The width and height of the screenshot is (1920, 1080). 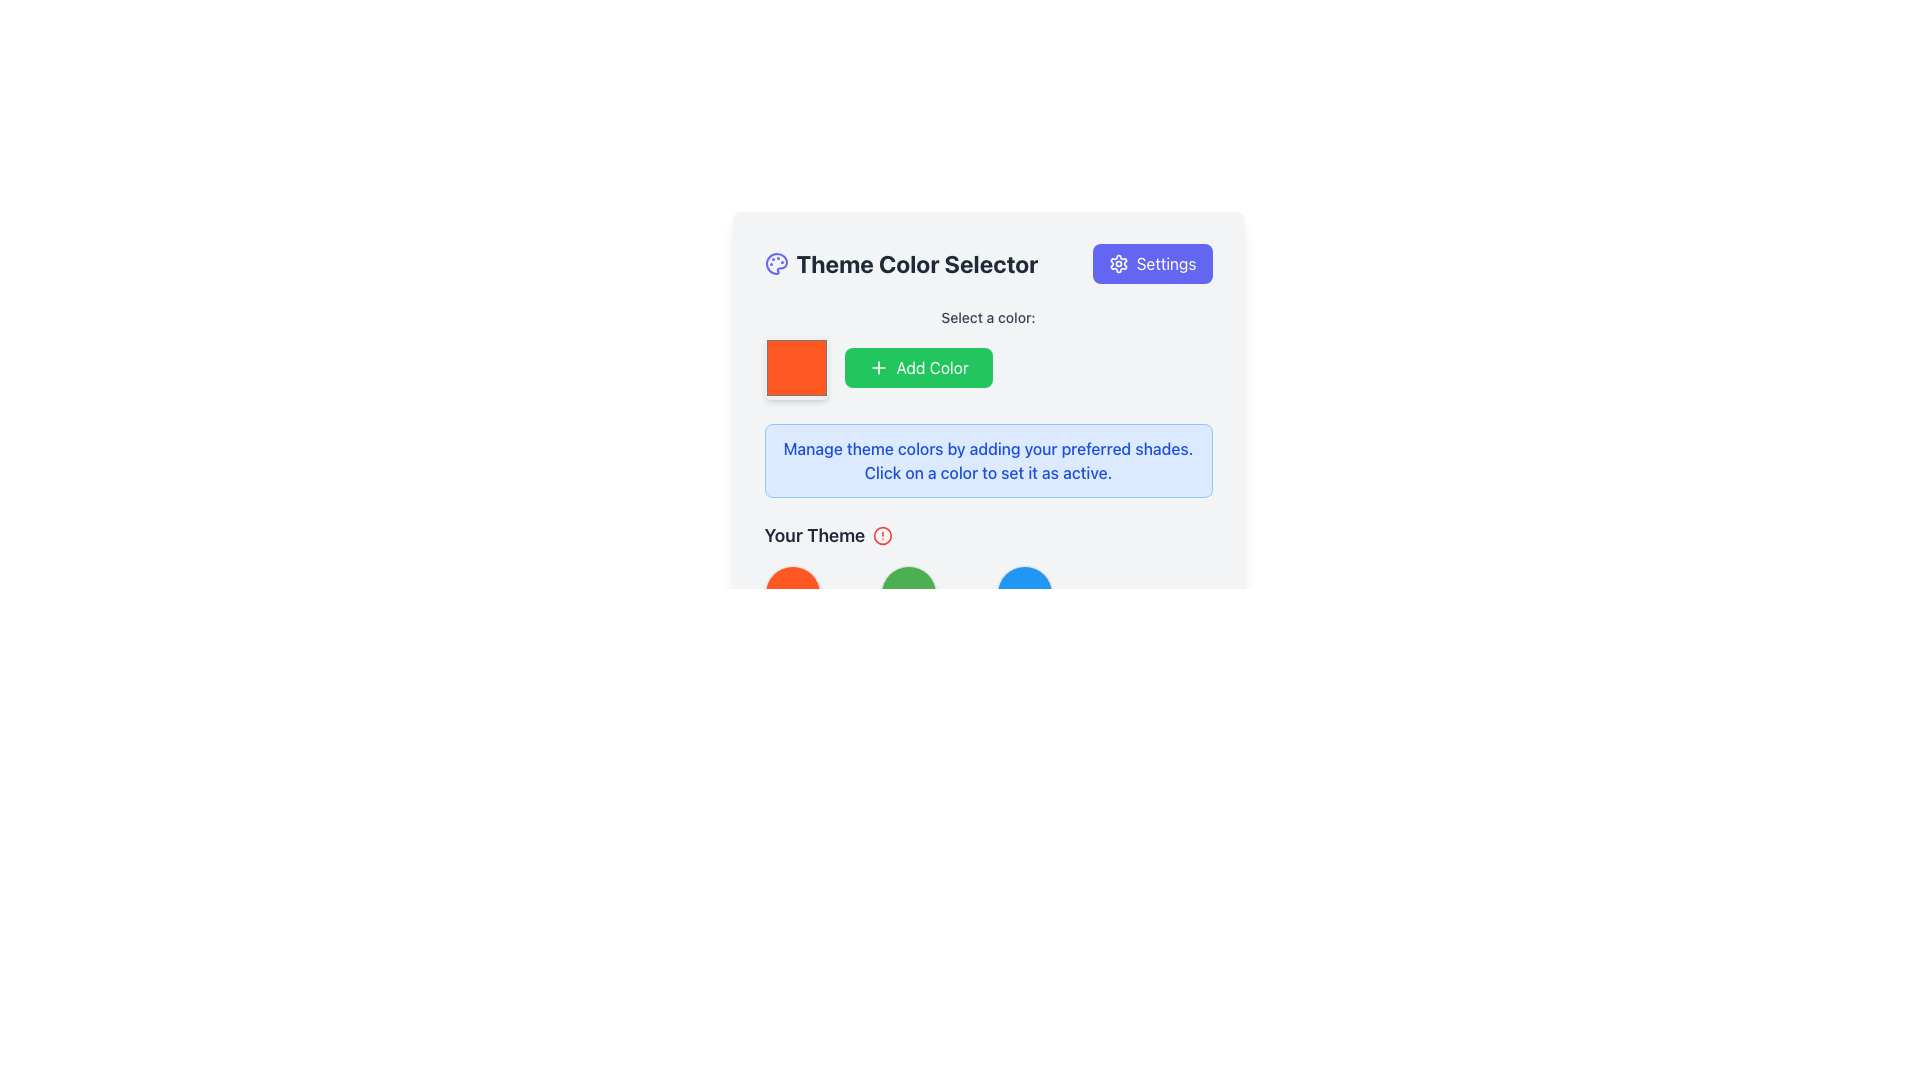 I want to click on the alert notification icon located to the right of the 'Your Theme' label, so click(x=882, y=535).